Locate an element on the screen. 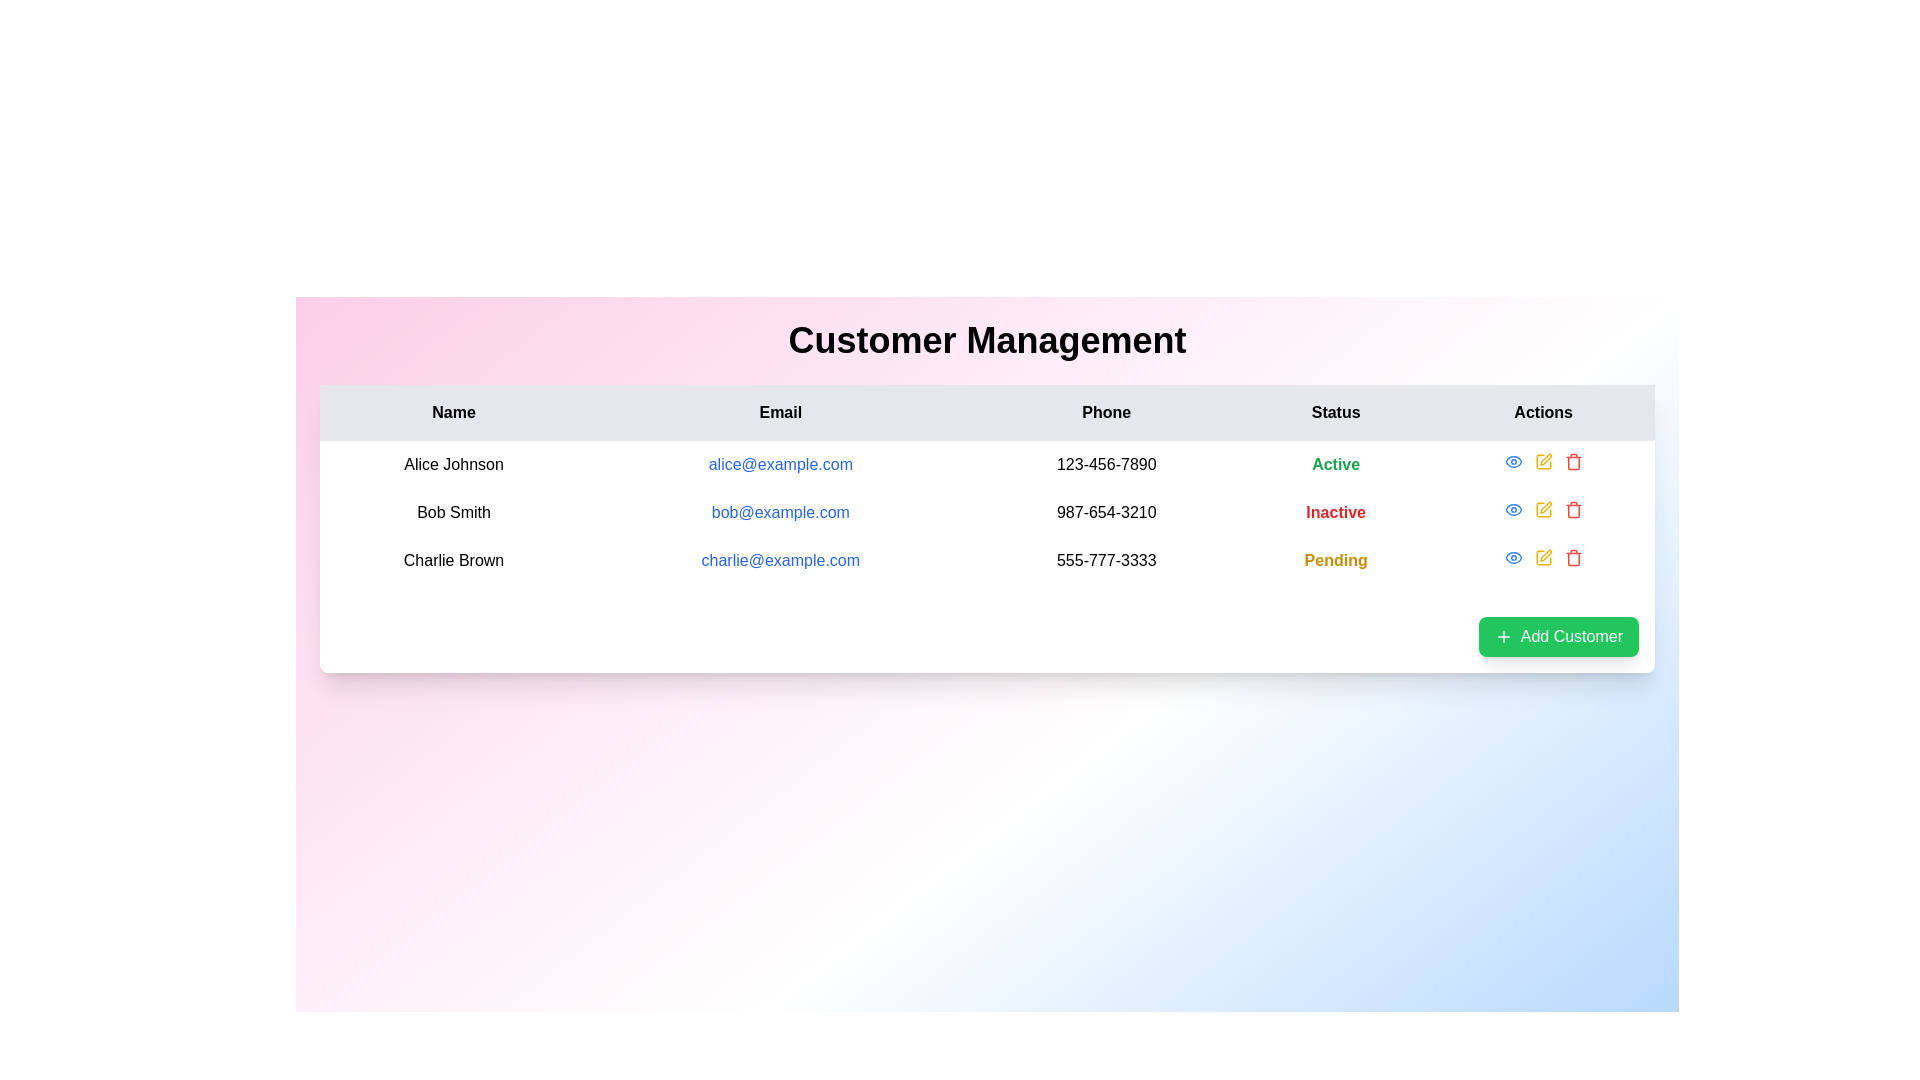  text content of the status label indicating that 'Alice Johnson' is active, located in the 'Status' column of the row for 'Alice Johnson' is located at coordinates (1336, 465).